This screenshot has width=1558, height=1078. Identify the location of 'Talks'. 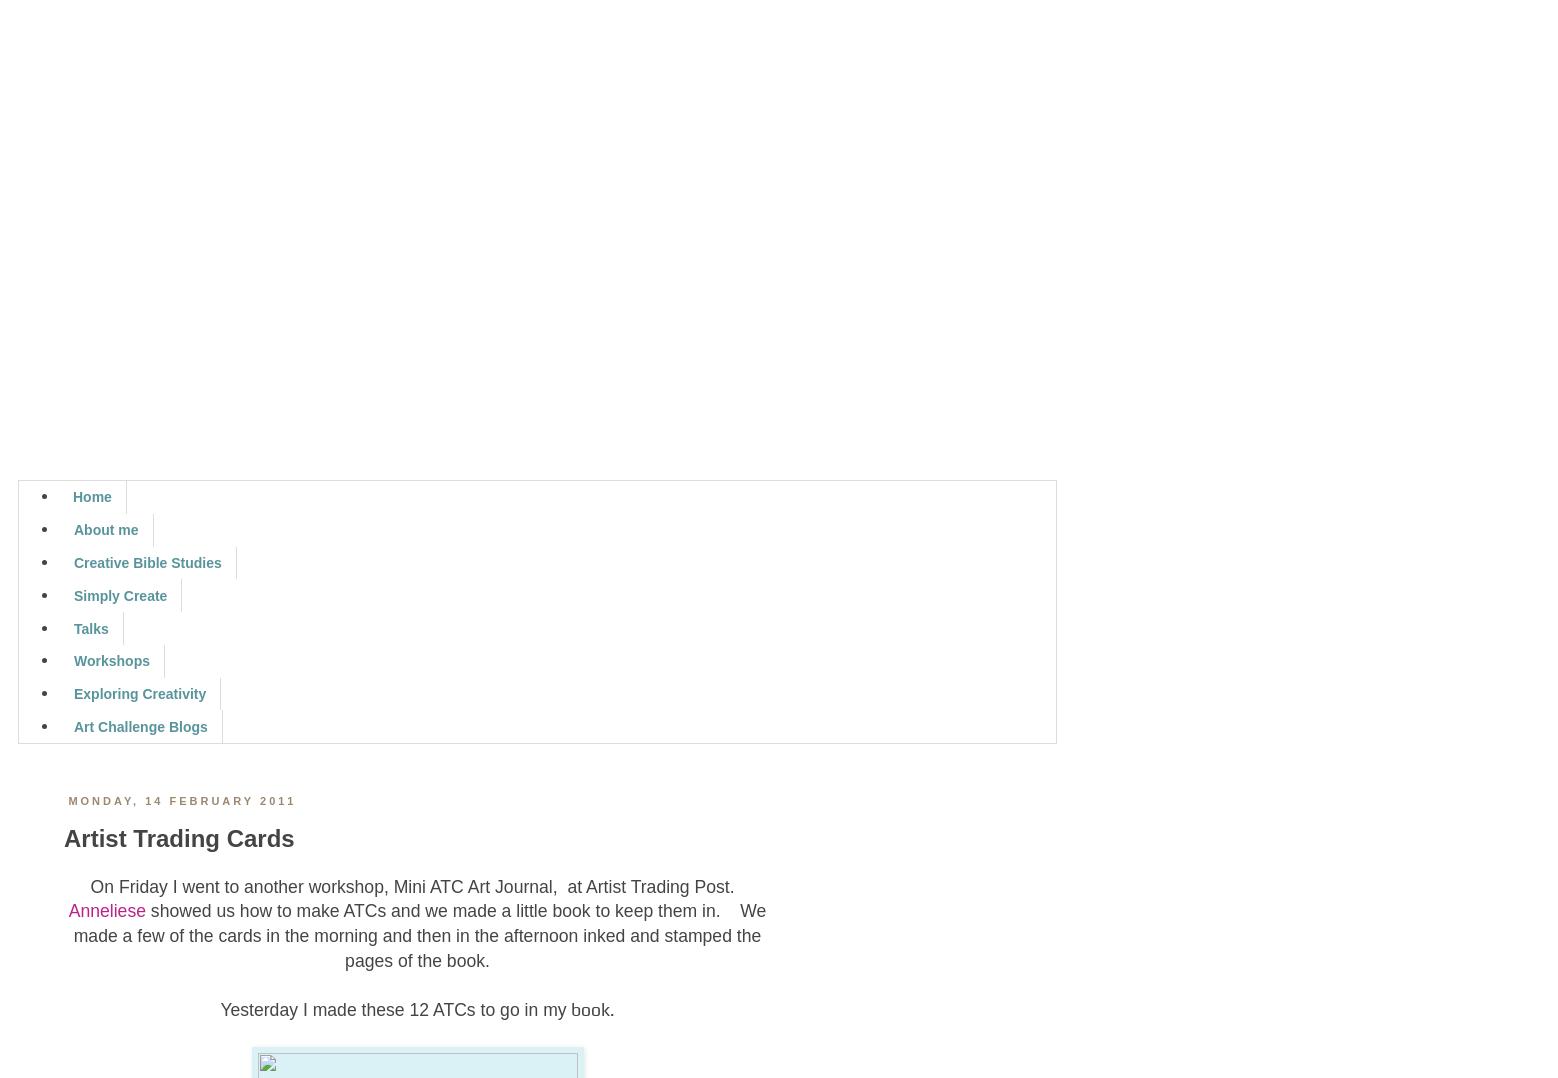
(89, 627).